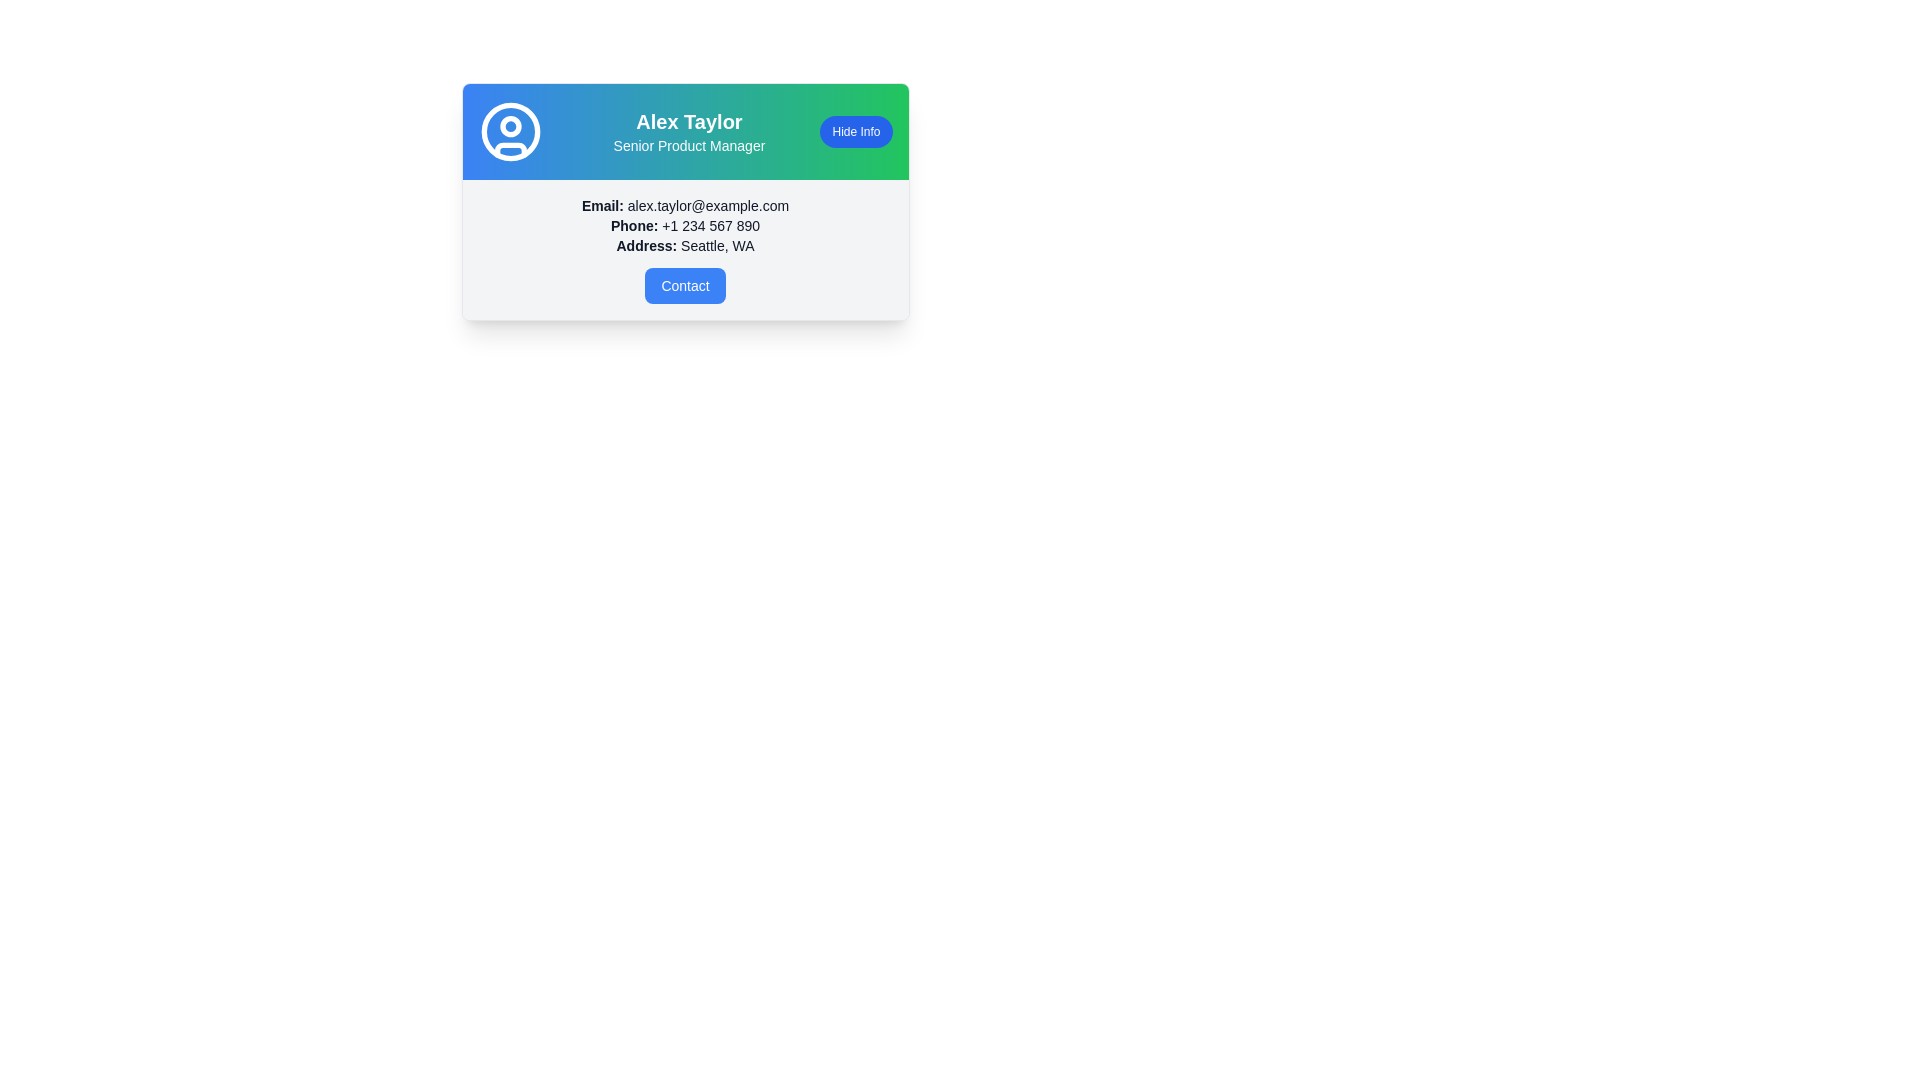 This screenshot has width=1920, height=1080. Describe the element at coordinates (689, 122) in the screenshot. I see `the text label displaying 'Alex Taylor' which is prominently positioned at the top of the card interface` at that location.